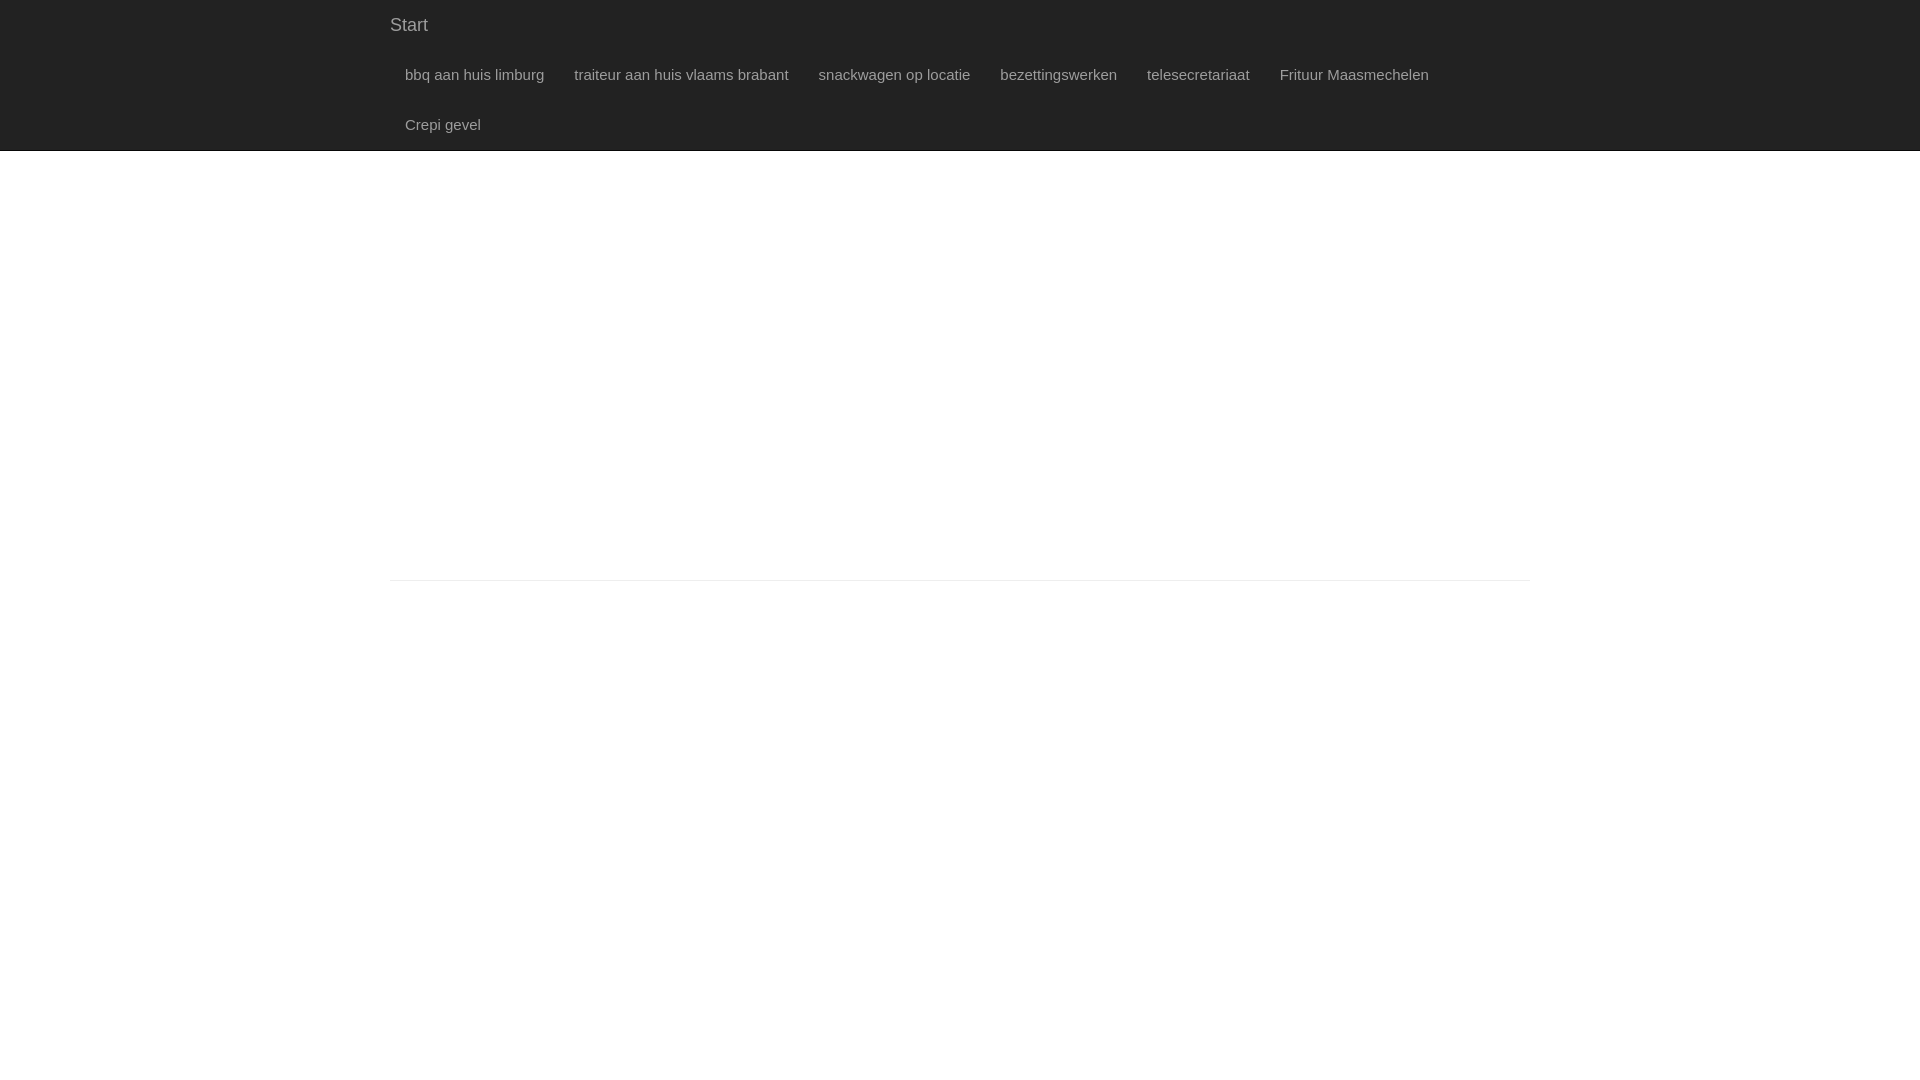 This screenshot has height=1080, width=1920. I want to click on 'traiteur aan huis vlaams brabant', so click(681, 73).